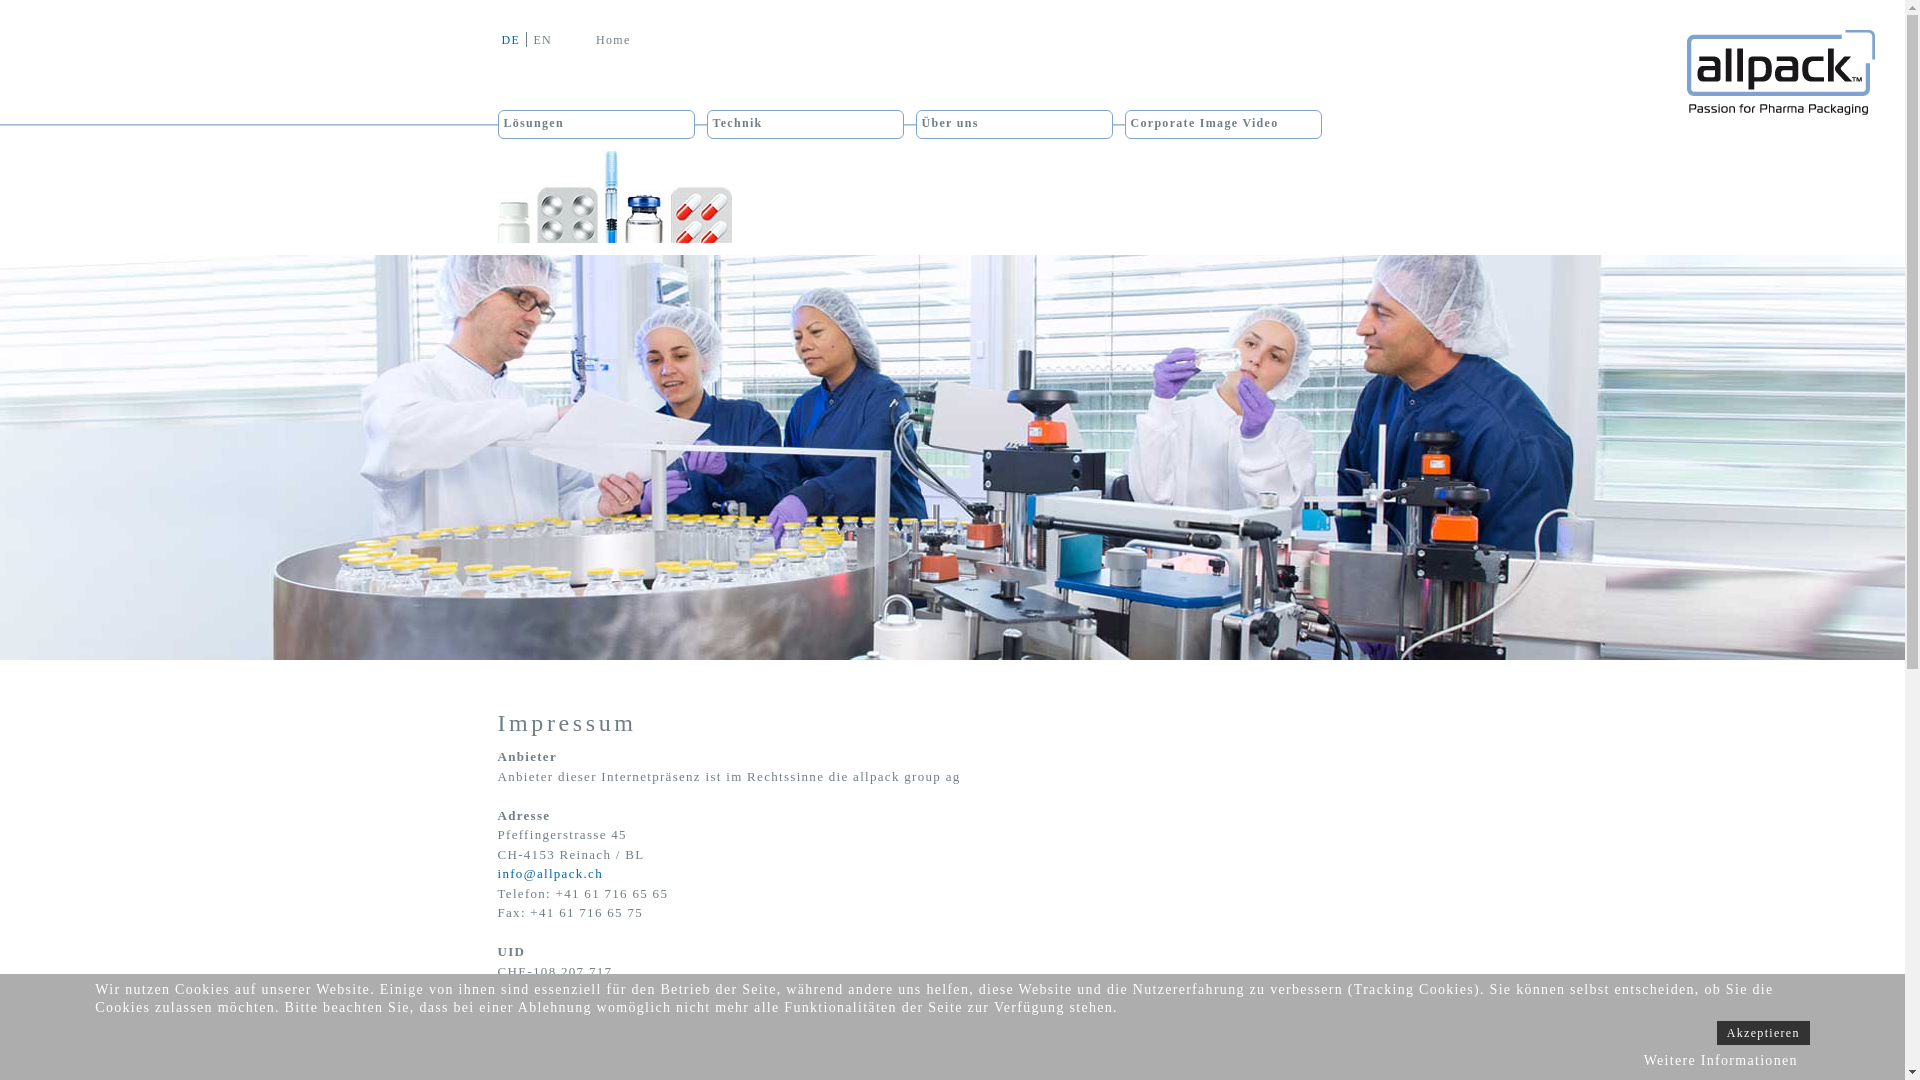 This screenshot has width=1920, height=1080. Describe the element at coordinates (1780, 80) in the screenshot. I see `'Allpack Group'` at that location.